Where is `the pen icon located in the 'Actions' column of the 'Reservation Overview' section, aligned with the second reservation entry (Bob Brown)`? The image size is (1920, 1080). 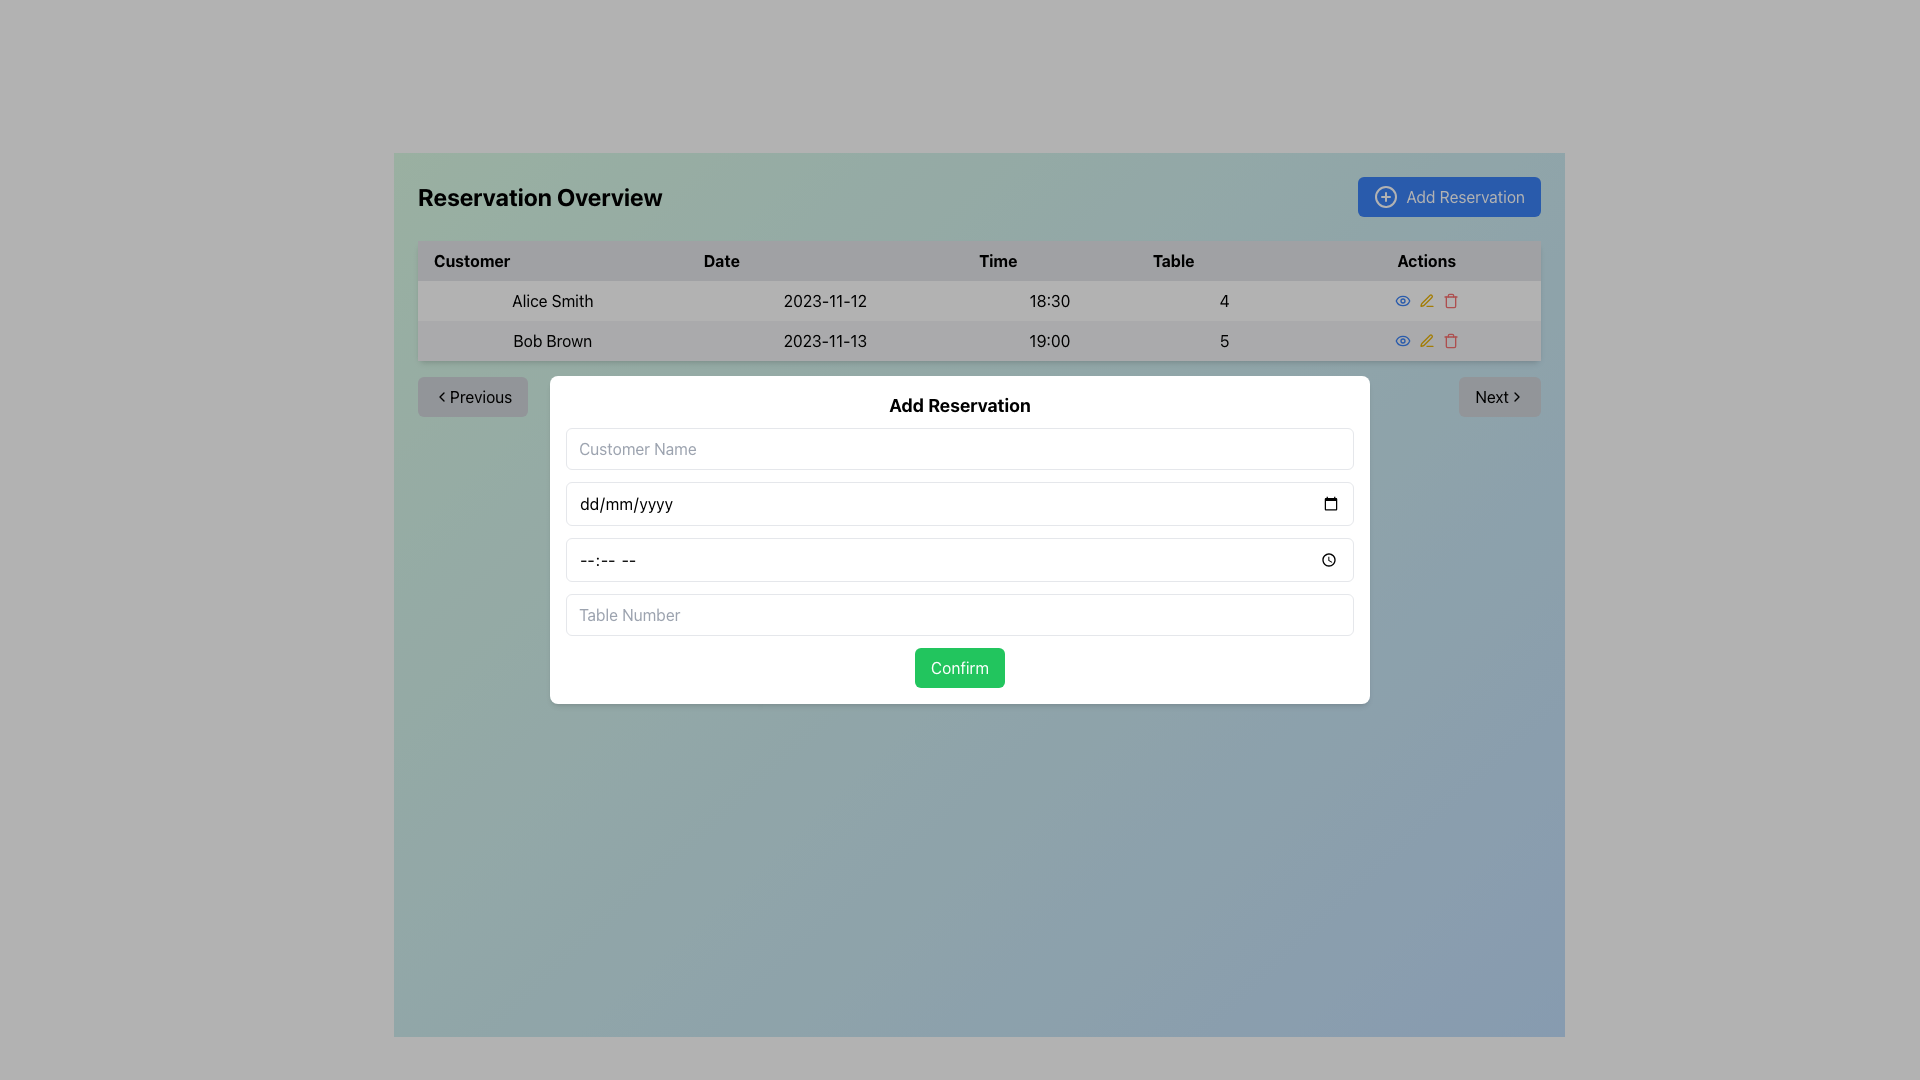
the pen icon located in the 'Actions' column of the 'Reservation Overview' section, aligned with the second reservation entry (Bob Brown) is located at coordinates (1425, 300).